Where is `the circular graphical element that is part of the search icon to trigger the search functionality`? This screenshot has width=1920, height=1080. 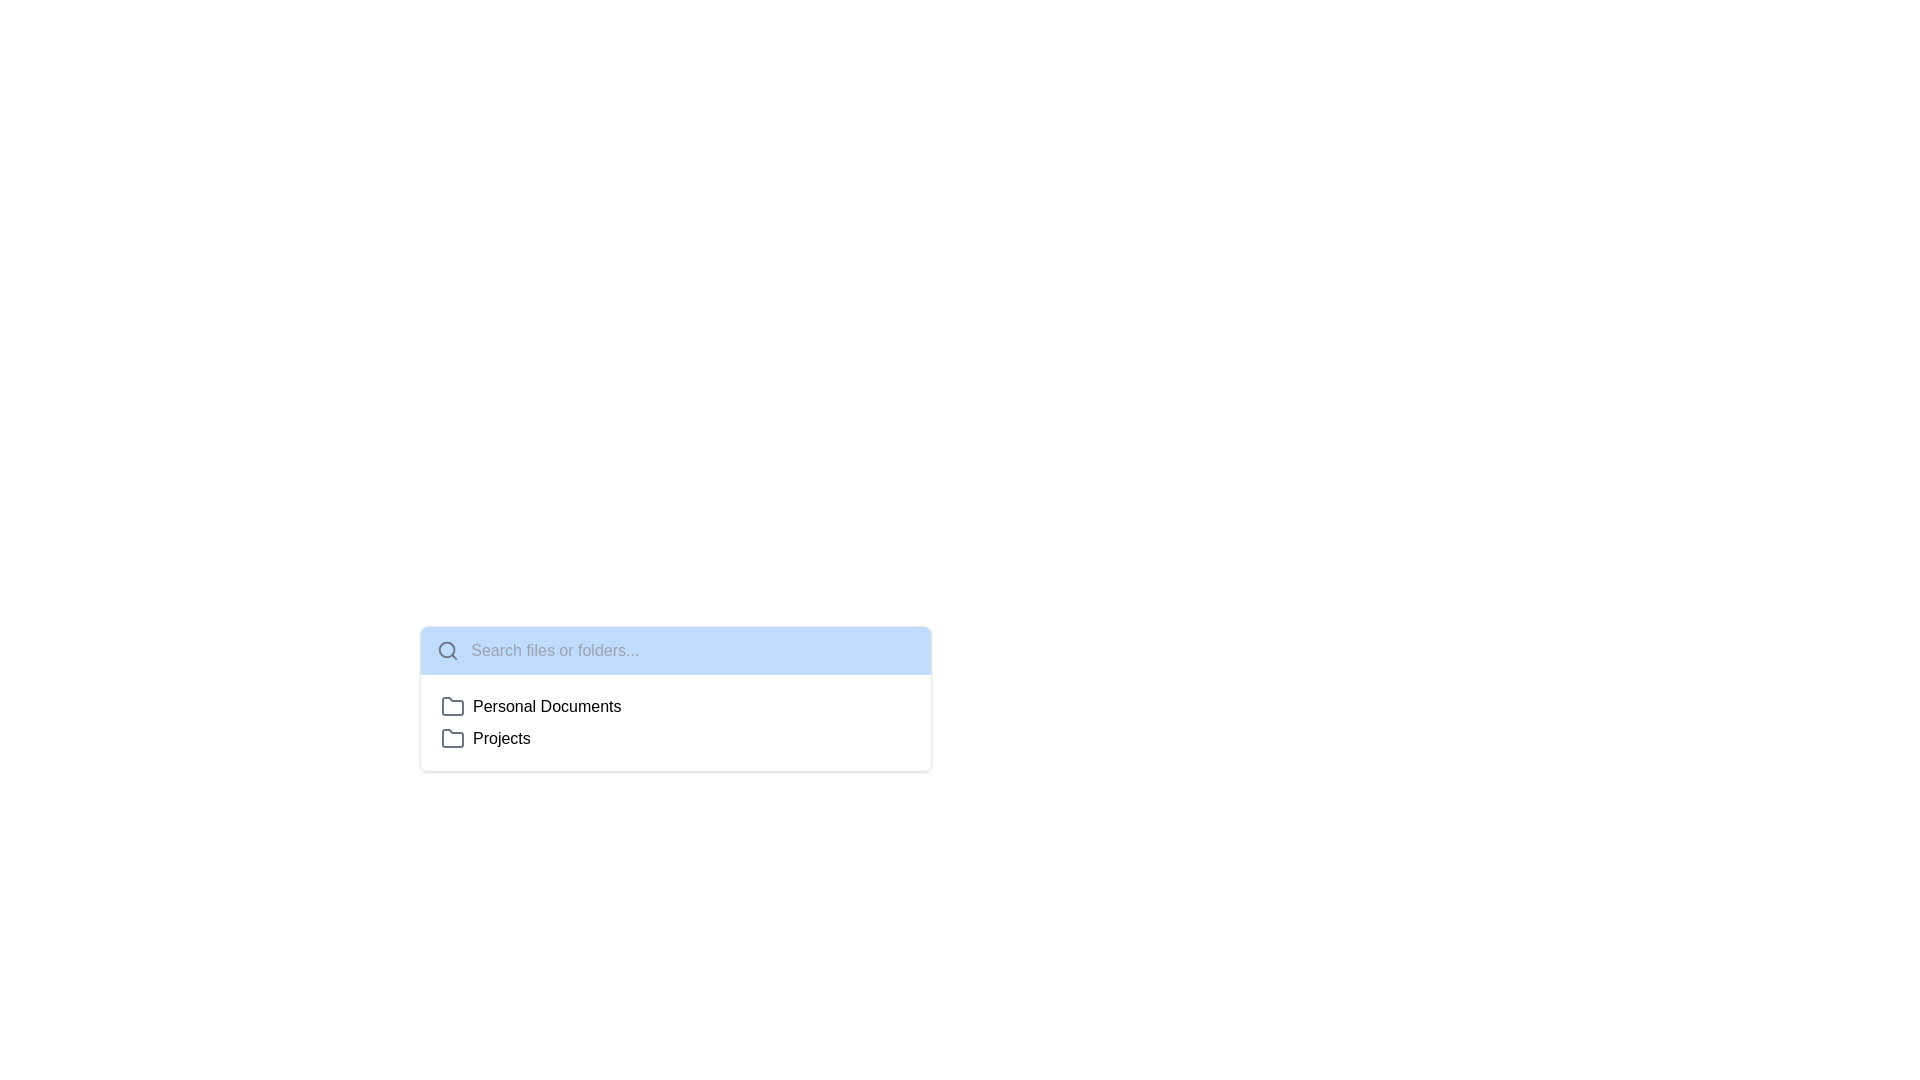
the circular graphical element that is part of the search icon to trigger the search functionality is located at coordinates (445, 650).